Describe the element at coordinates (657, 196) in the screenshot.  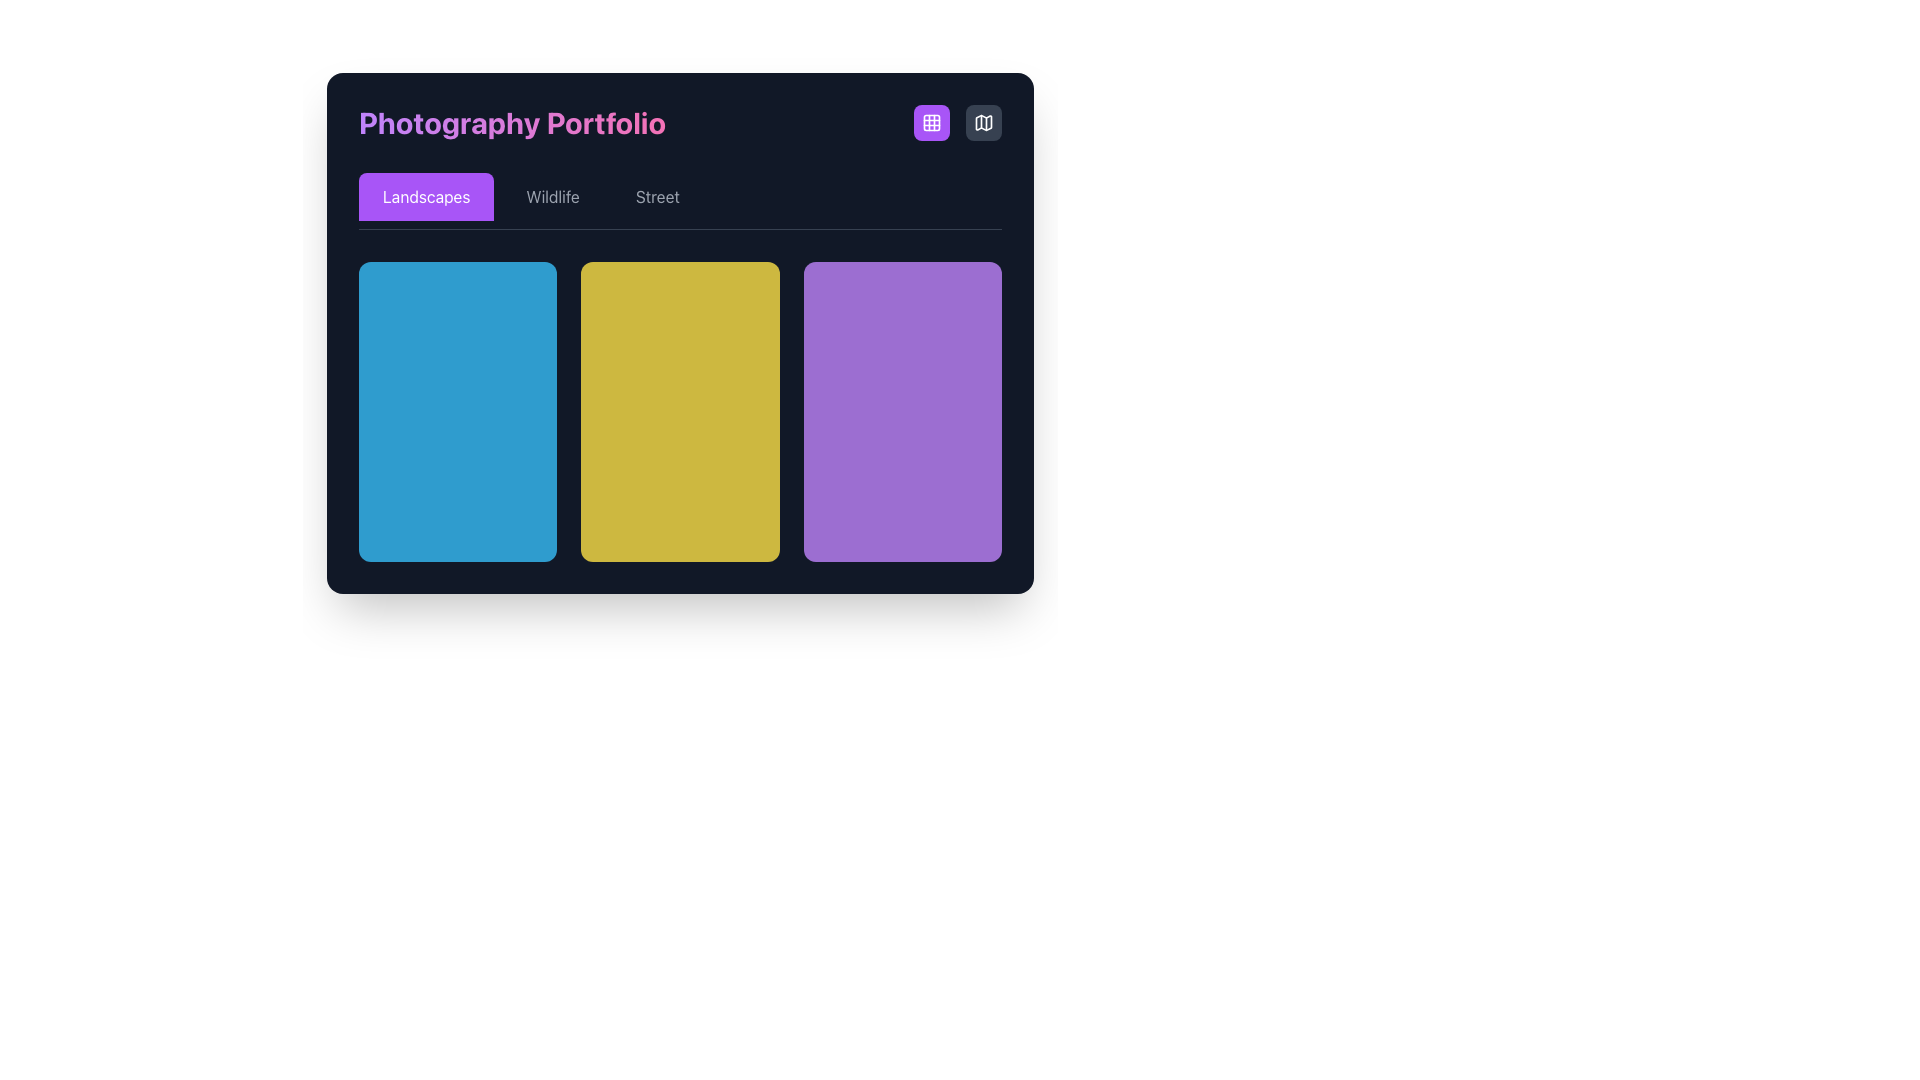
I see `the 'Street' button, which is a textual button with light gray text on a dark background, part of a navigation menu at the top of the interface` at that location.